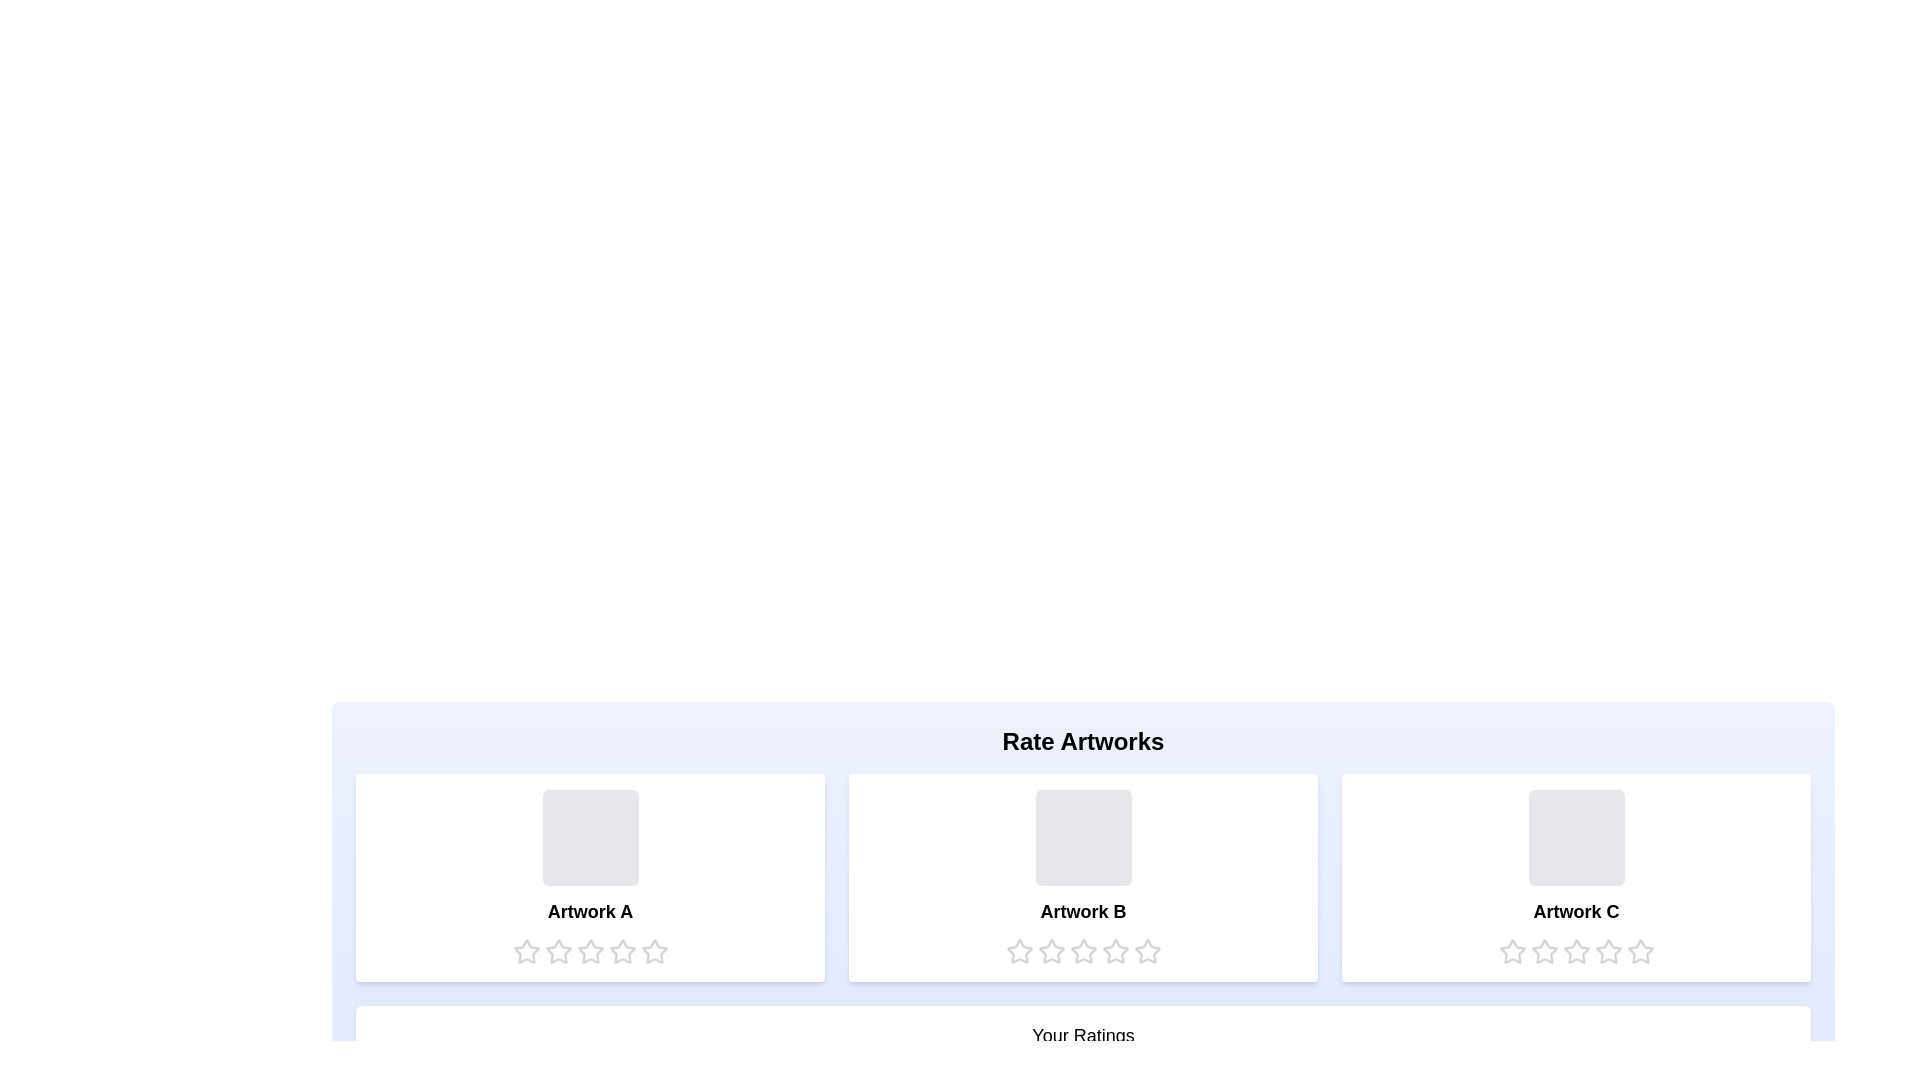 The image size is (1920, 1080). What do you see at coordinates (1082, 837) in the screenshot?
I see `the placeholder for Artwork B` at bounding box center [1082, 837].